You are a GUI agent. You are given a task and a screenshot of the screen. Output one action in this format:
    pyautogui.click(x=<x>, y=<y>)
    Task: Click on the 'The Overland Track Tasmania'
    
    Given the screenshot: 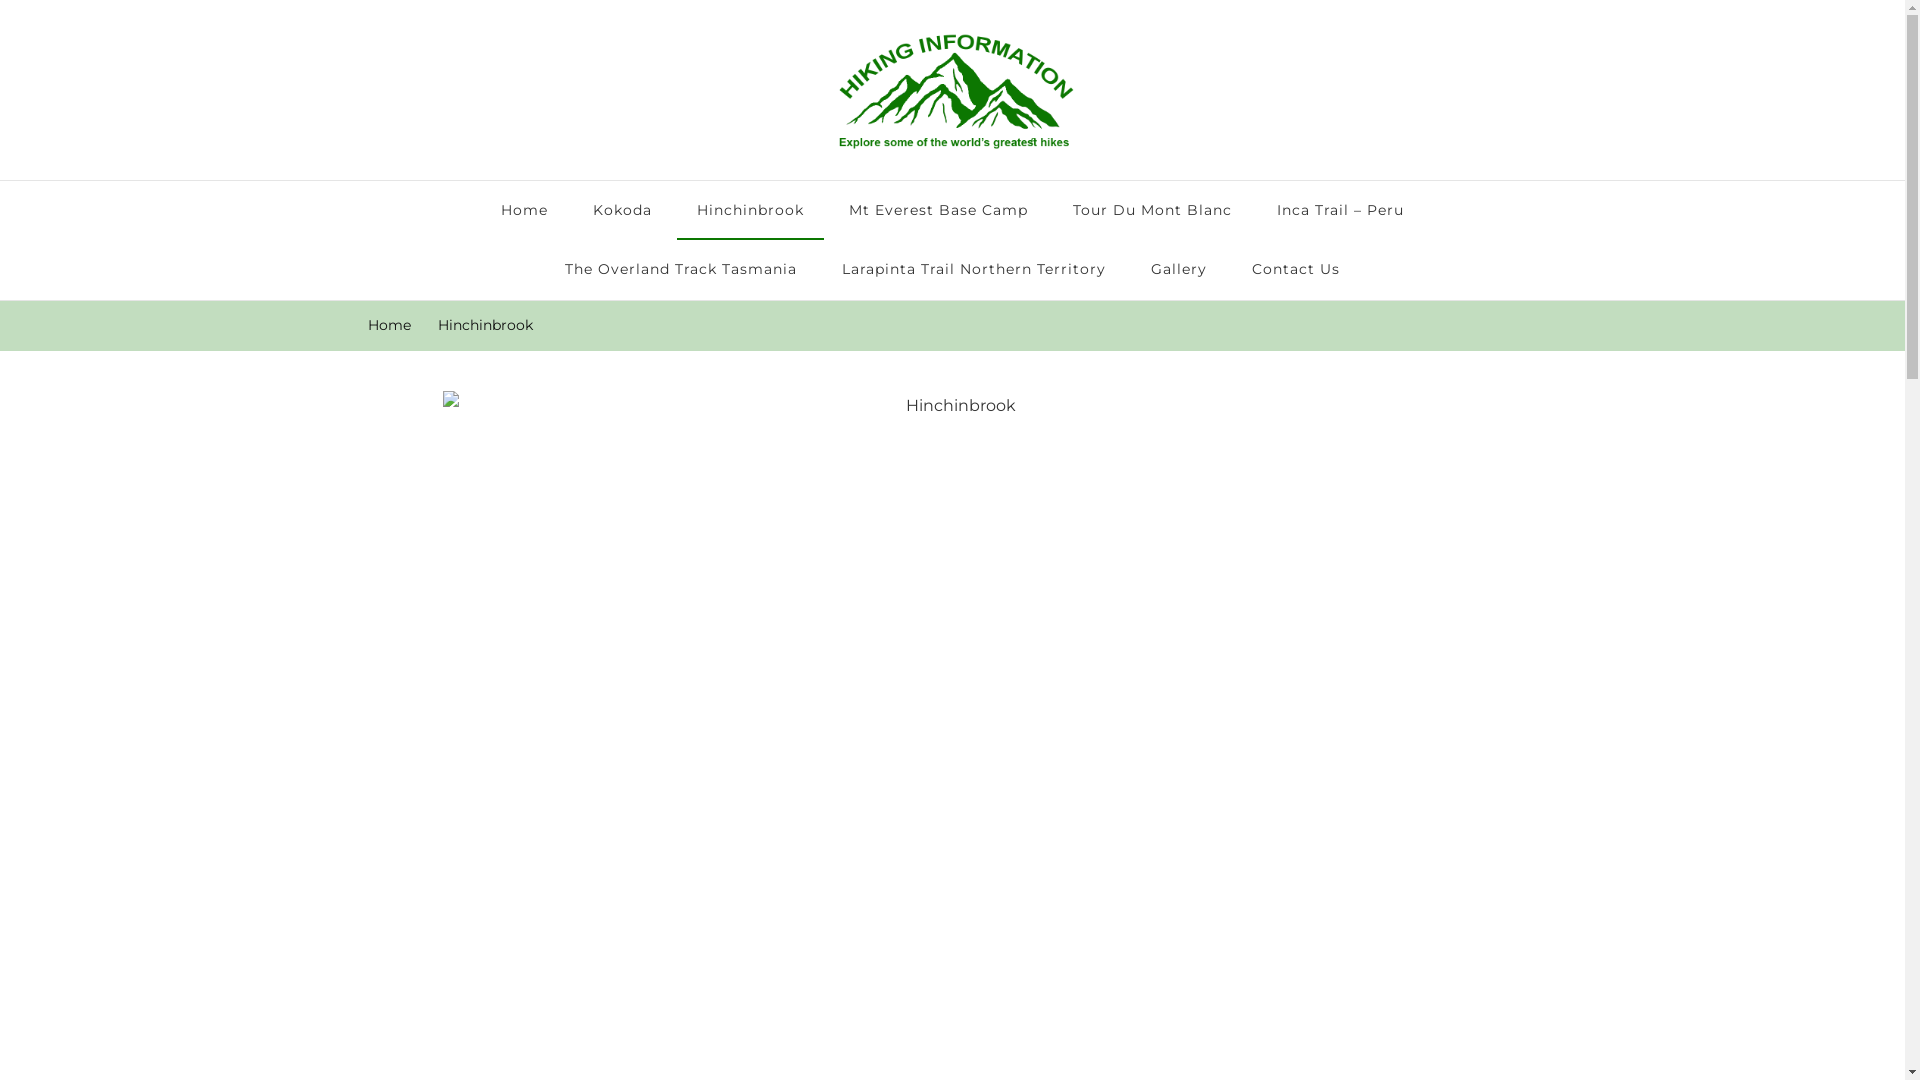 What is the action you would take?
    pyautogui.click(x=545, y=270)
    